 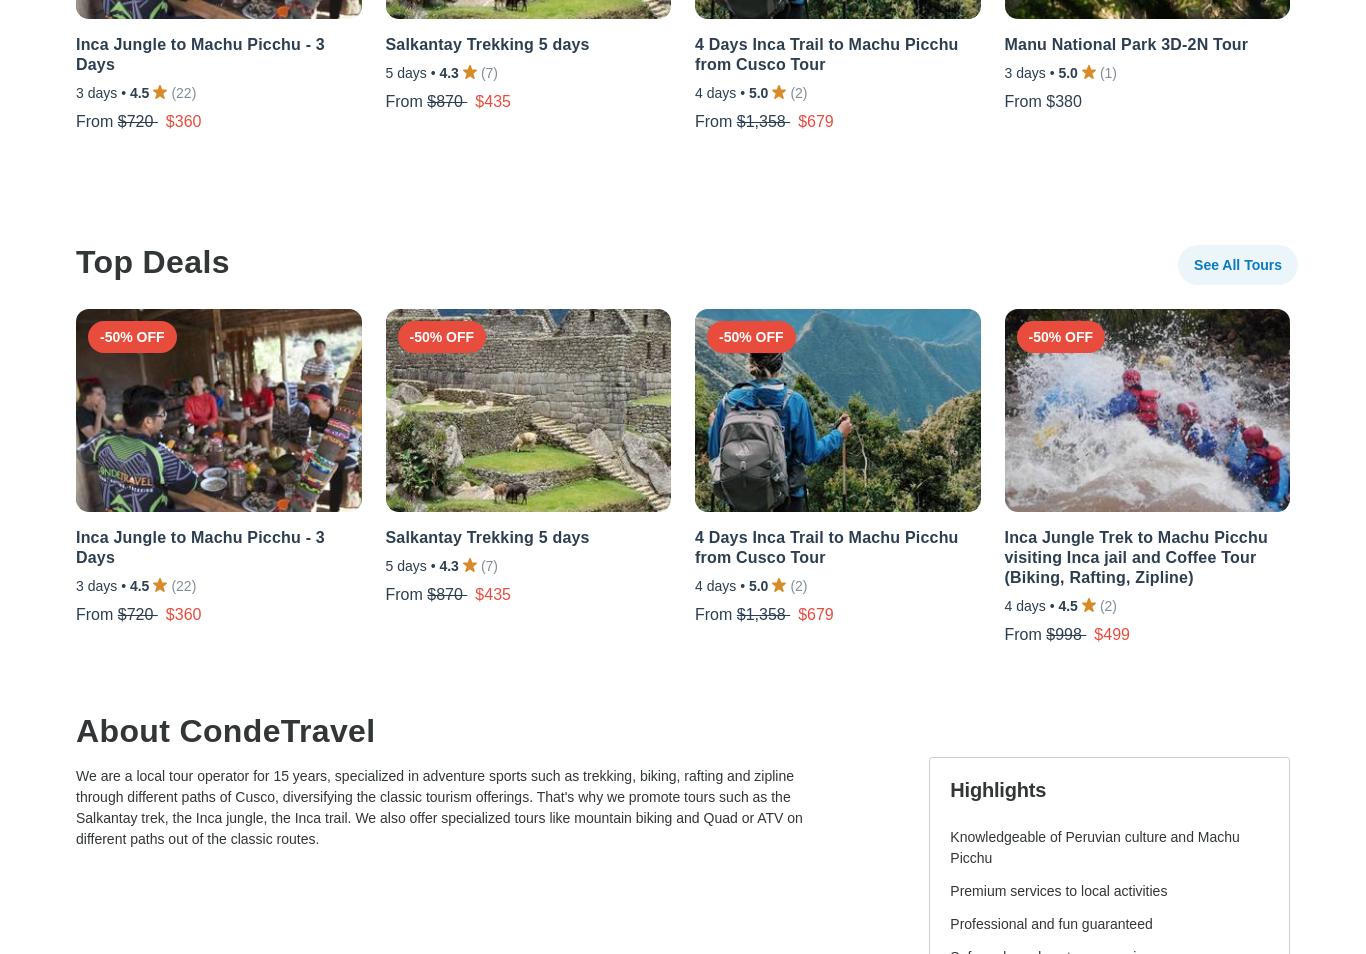 I want to click on 'About CondeTravel', so click(x=224, y=730).